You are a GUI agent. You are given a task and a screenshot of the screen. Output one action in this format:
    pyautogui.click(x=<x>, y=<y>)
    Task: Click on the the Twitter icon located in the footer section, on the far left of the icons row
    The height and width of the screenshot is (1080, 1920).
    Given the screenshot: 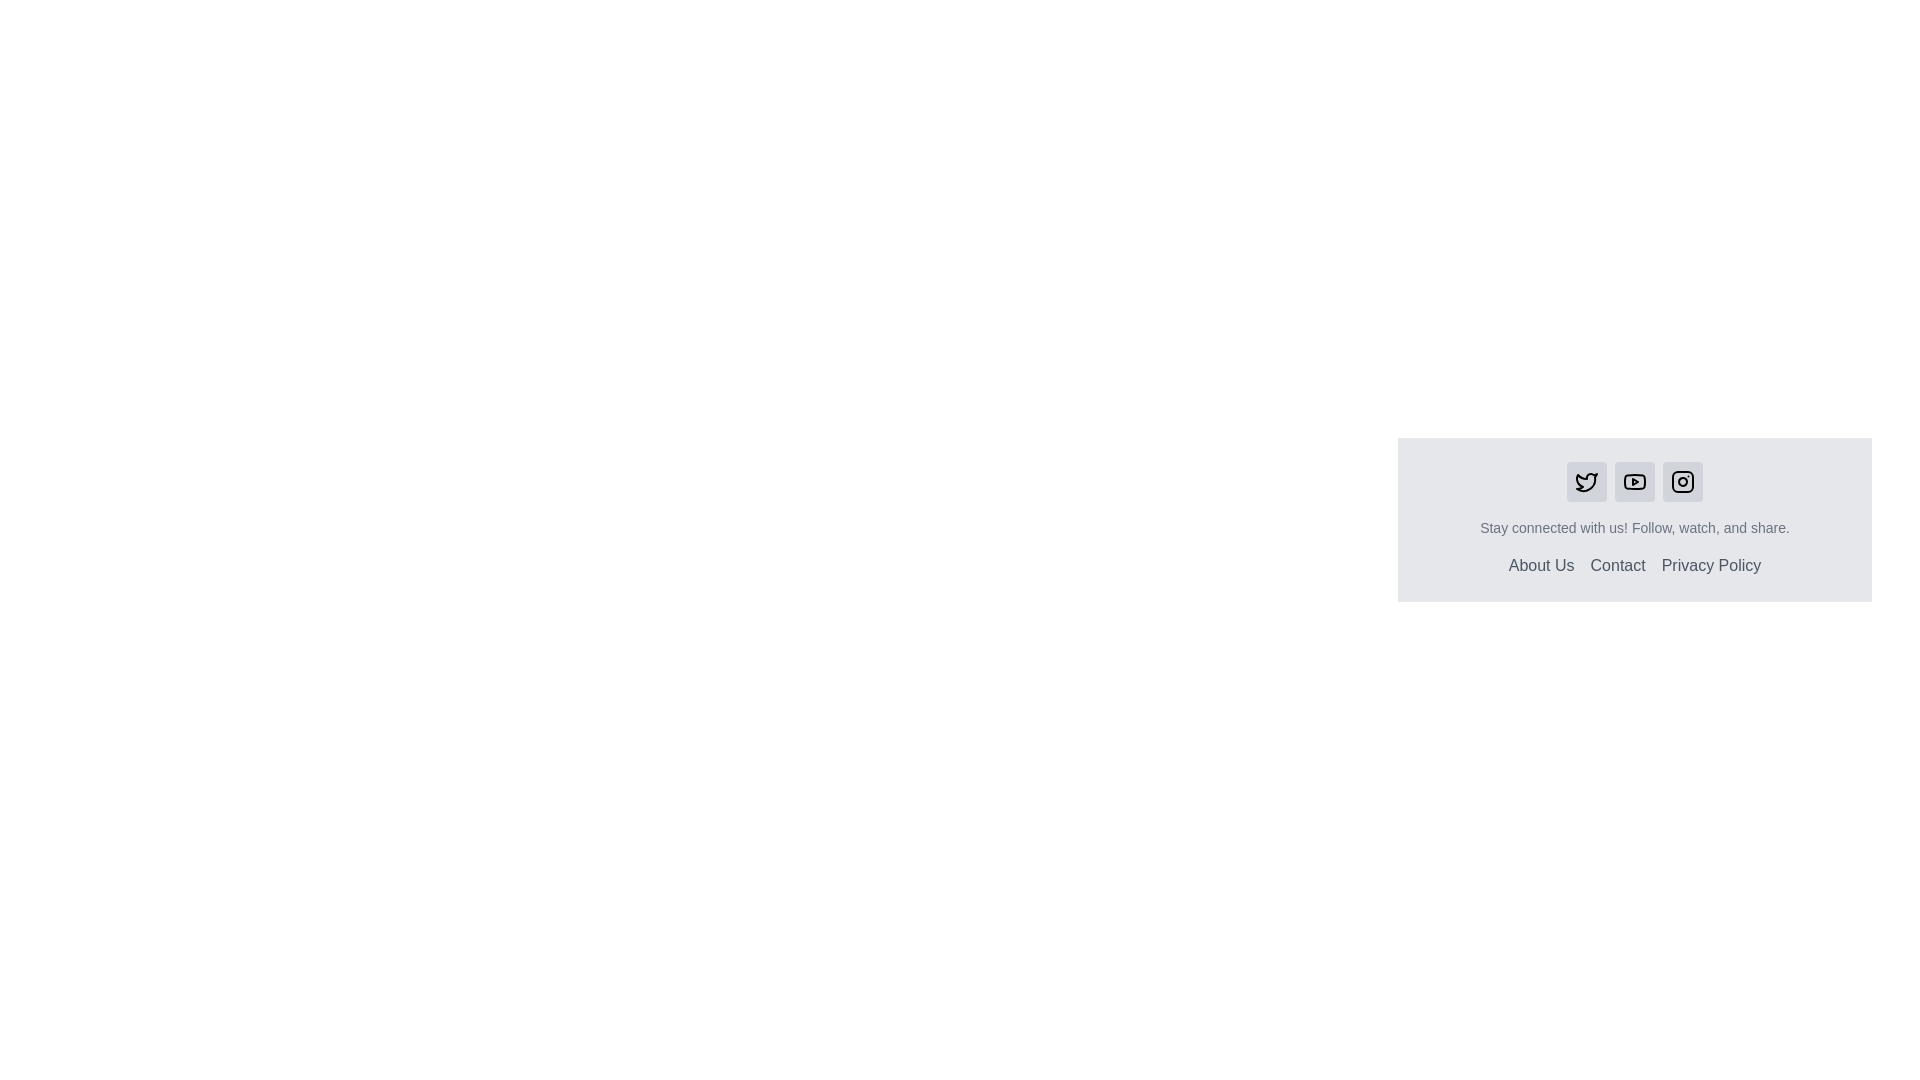 What is the action you would take?
    pyautogui.click(x=1586, y=482)
    